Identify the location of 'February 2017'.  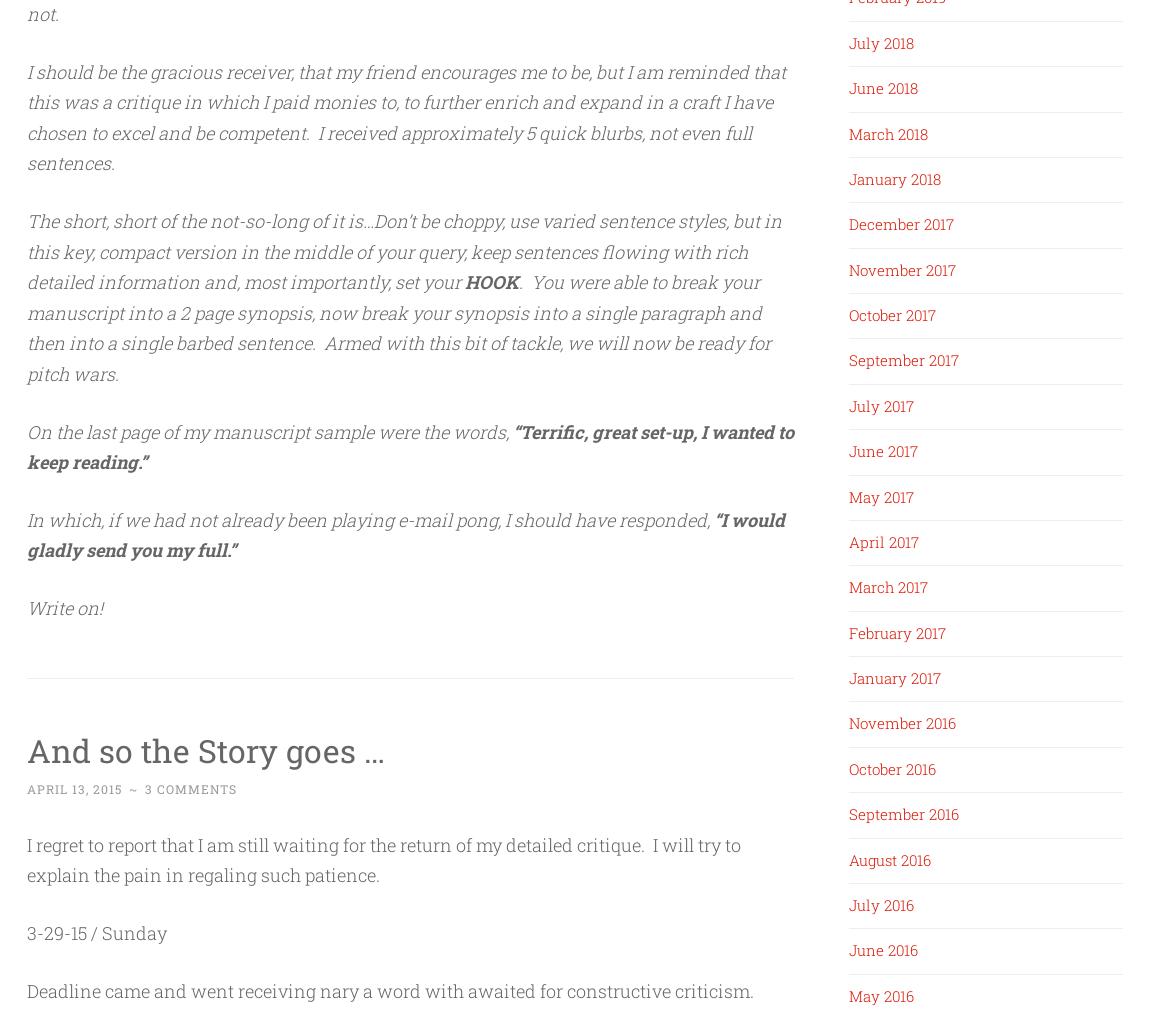
(897, 632).